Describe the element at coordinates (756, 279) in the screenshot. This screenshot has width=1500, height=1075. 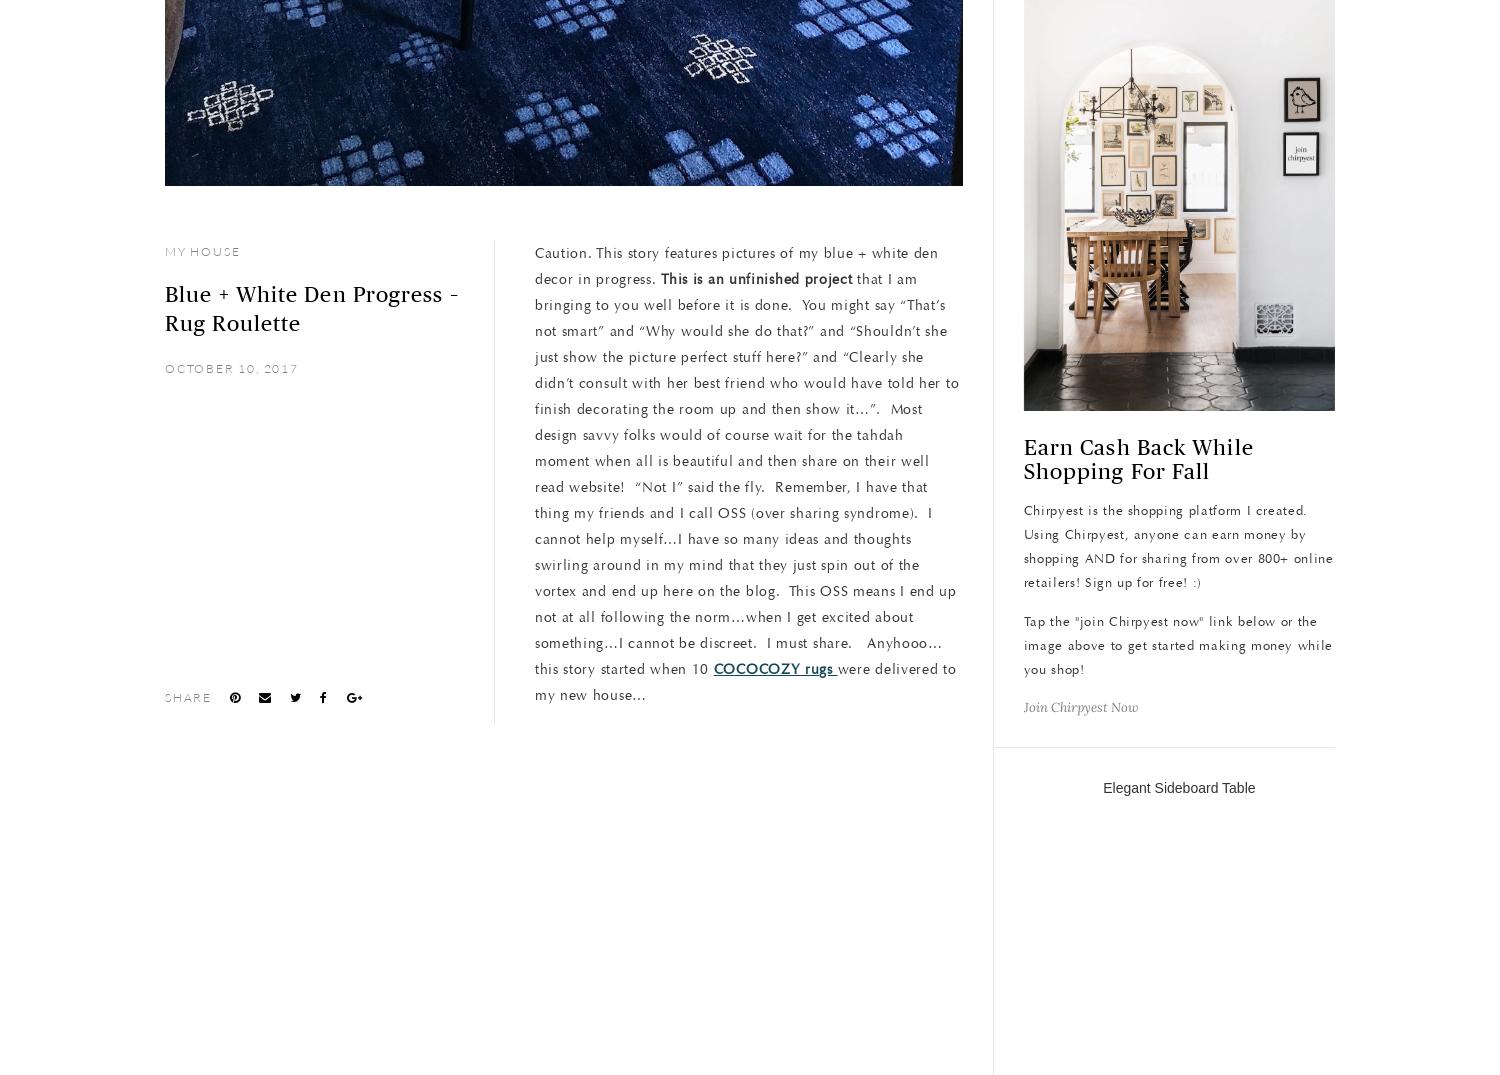
I see `'This is an unfinished project'` at that location.